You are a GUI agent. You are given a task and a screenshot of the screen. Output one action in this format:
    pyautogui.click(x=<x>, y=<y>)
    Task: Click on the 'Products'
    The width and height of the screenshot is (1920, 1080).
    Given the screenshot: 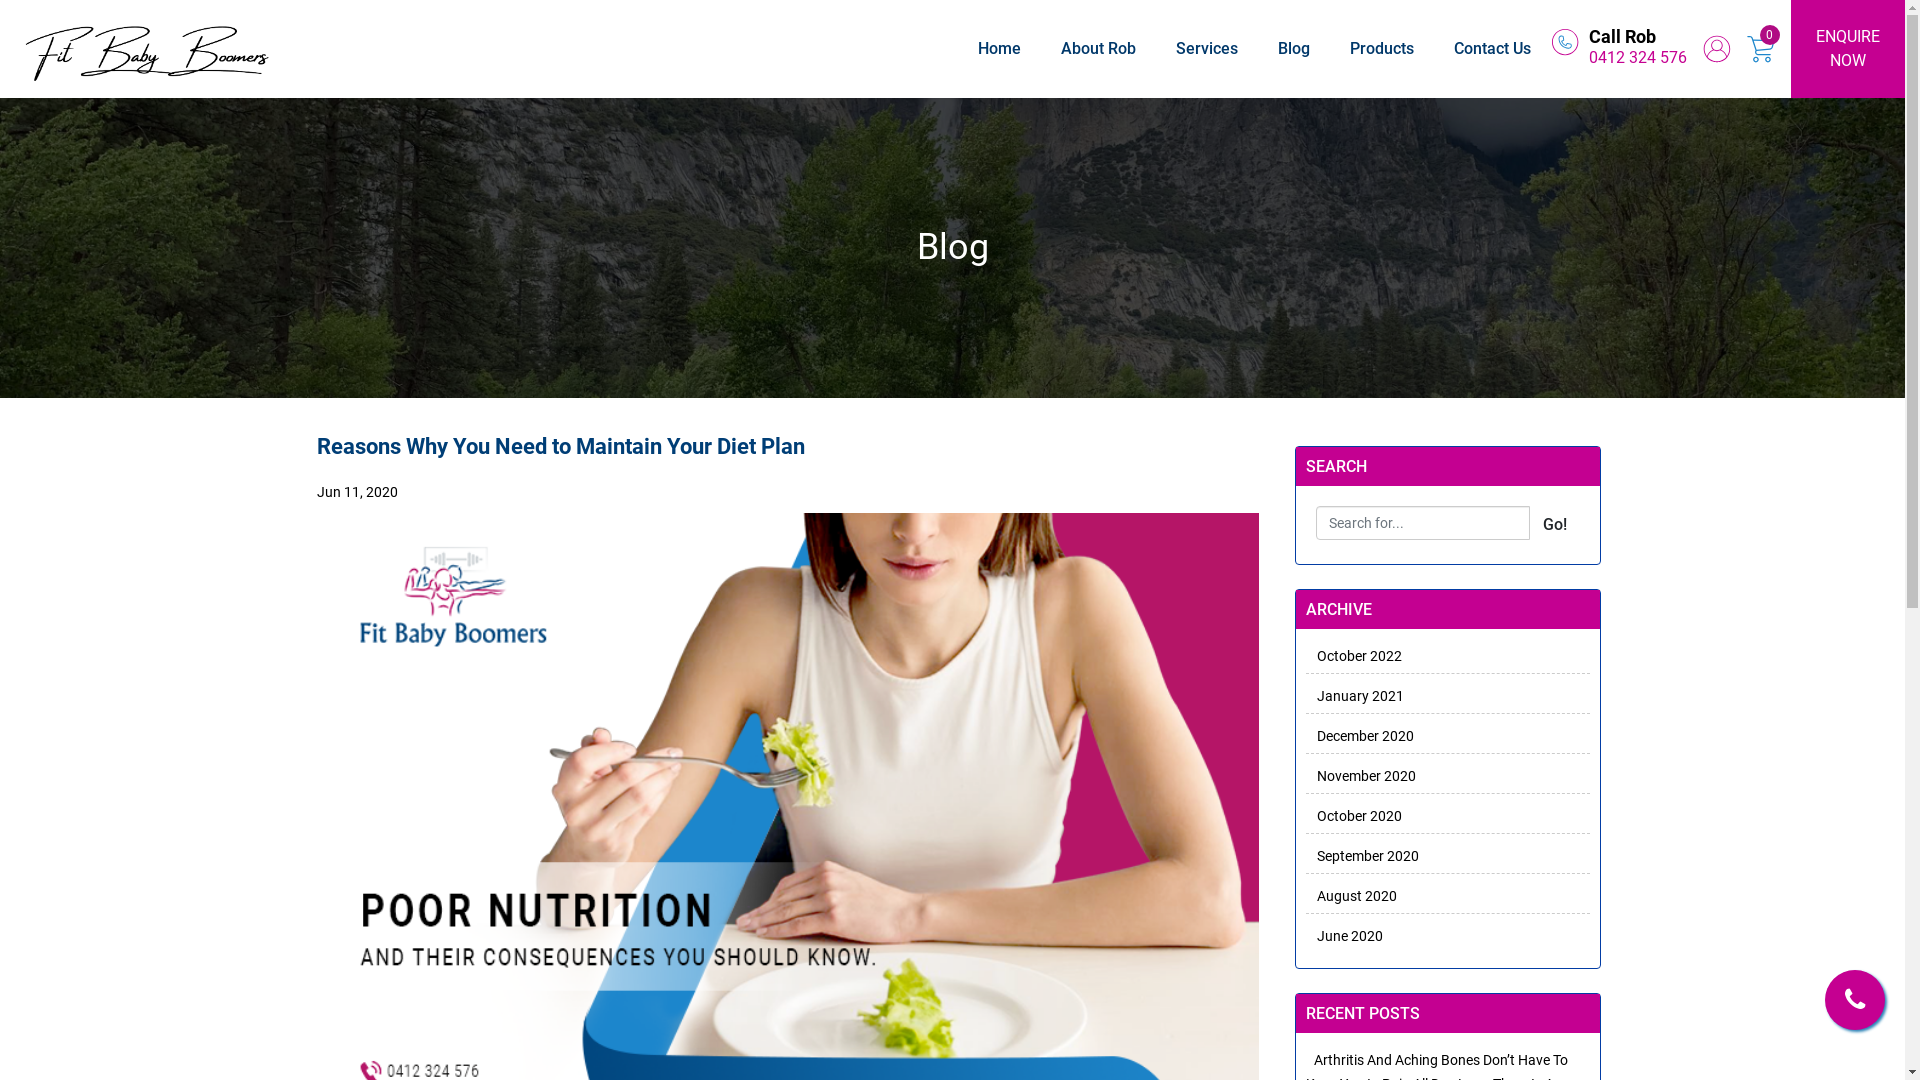 What is the action you would take?
    pyautogui.click(x=1381, y=47)
    